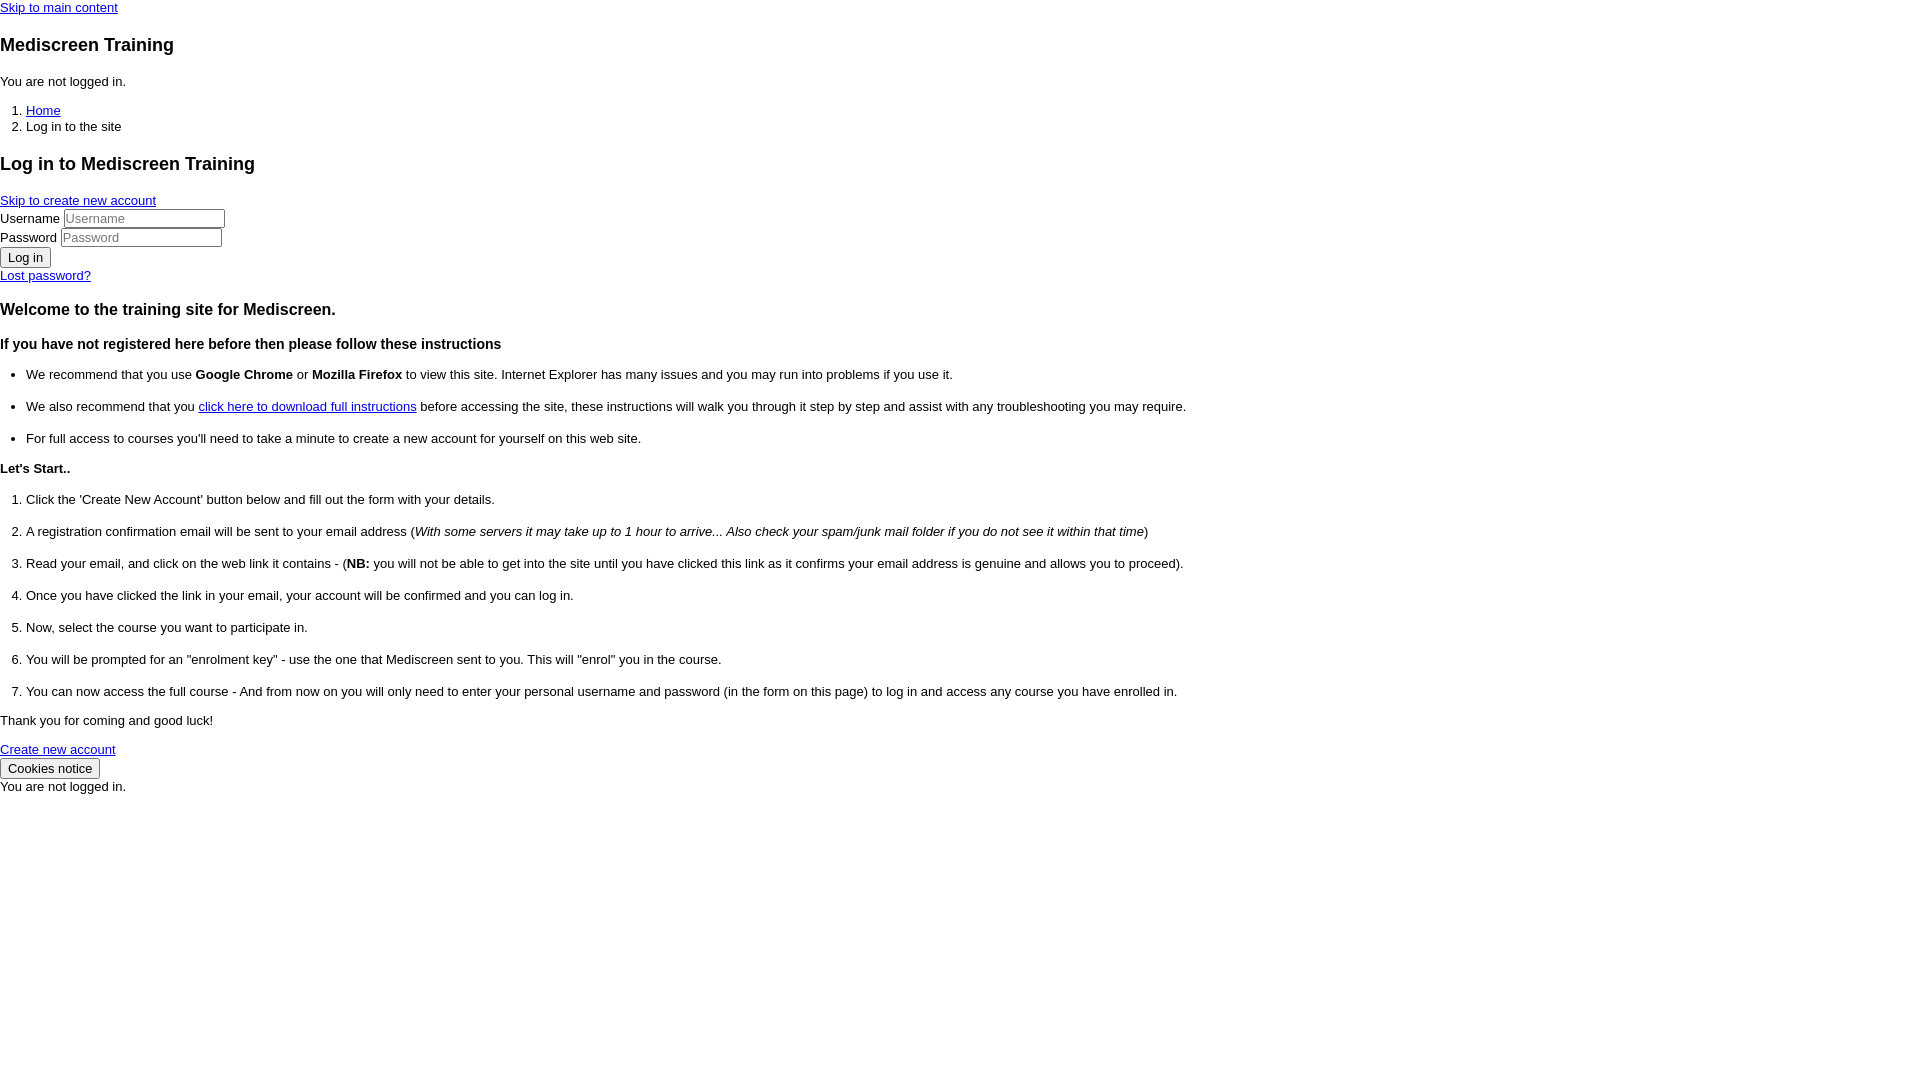 The image size is (1920, 1080). Describe the element at coordinates (25, 256) in the screenshot. I see `'Log in'` at that location.